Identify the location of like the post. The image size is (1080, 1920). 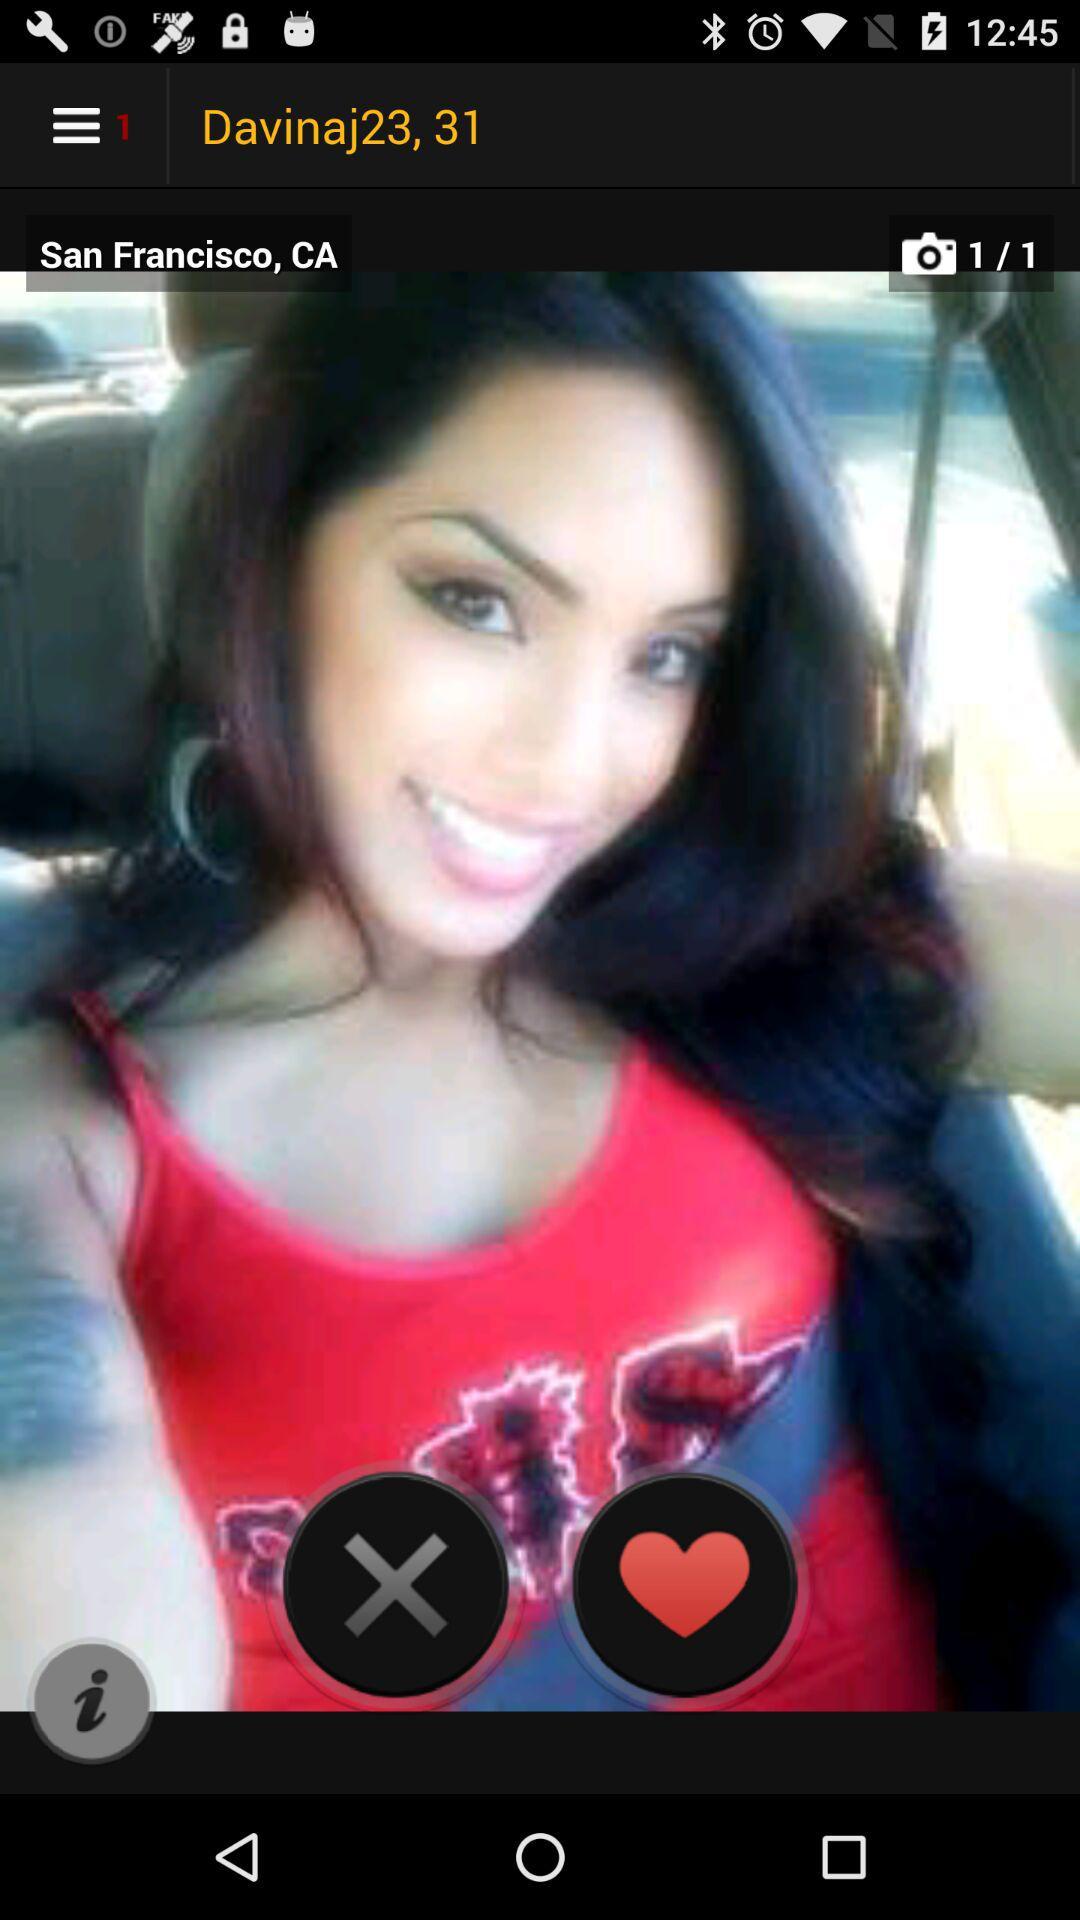
(682, 1583).